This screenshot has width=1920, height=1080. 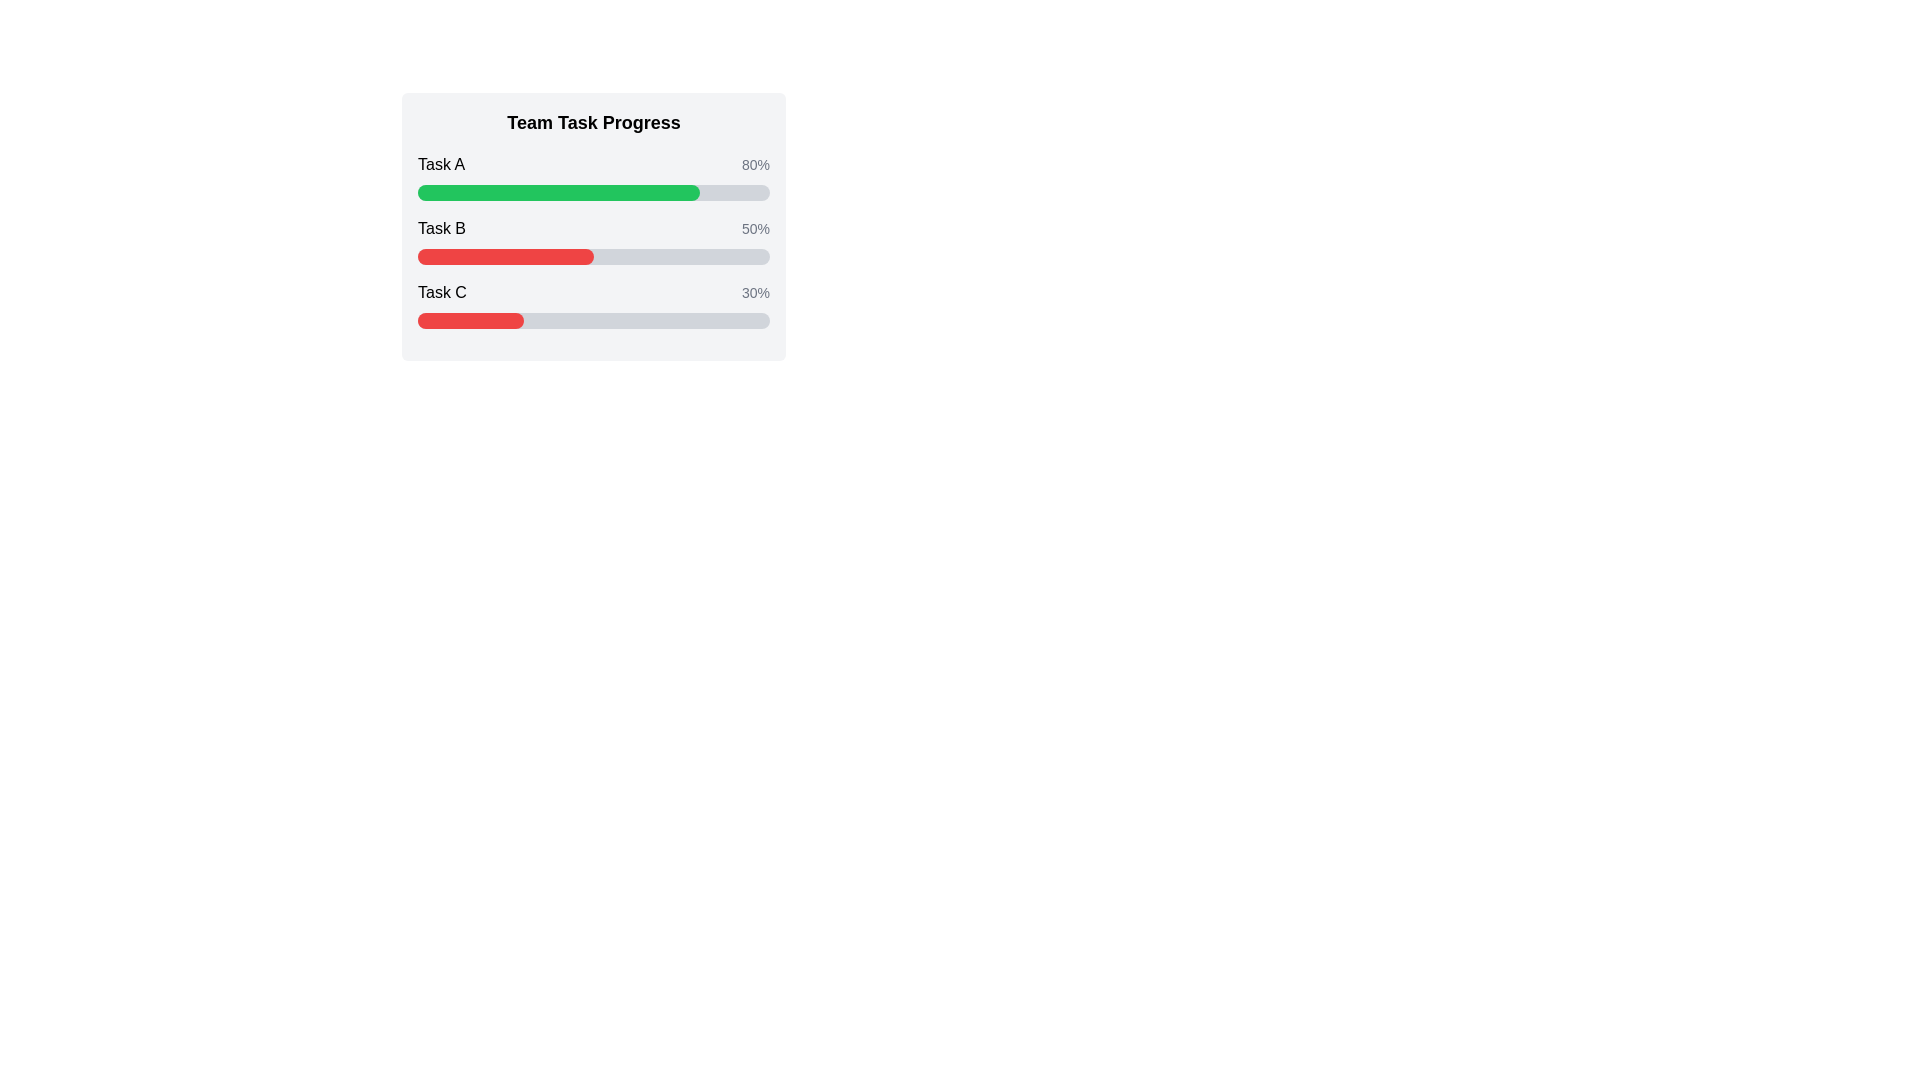 What do you see at coordinates (754, 164) in the screenshot?
I see `the text element displaying '80%' within the 'Team Task Progress' section, which is aligned to the right of the green progress bar for 'Task A'` at bounding box center [754, 164].